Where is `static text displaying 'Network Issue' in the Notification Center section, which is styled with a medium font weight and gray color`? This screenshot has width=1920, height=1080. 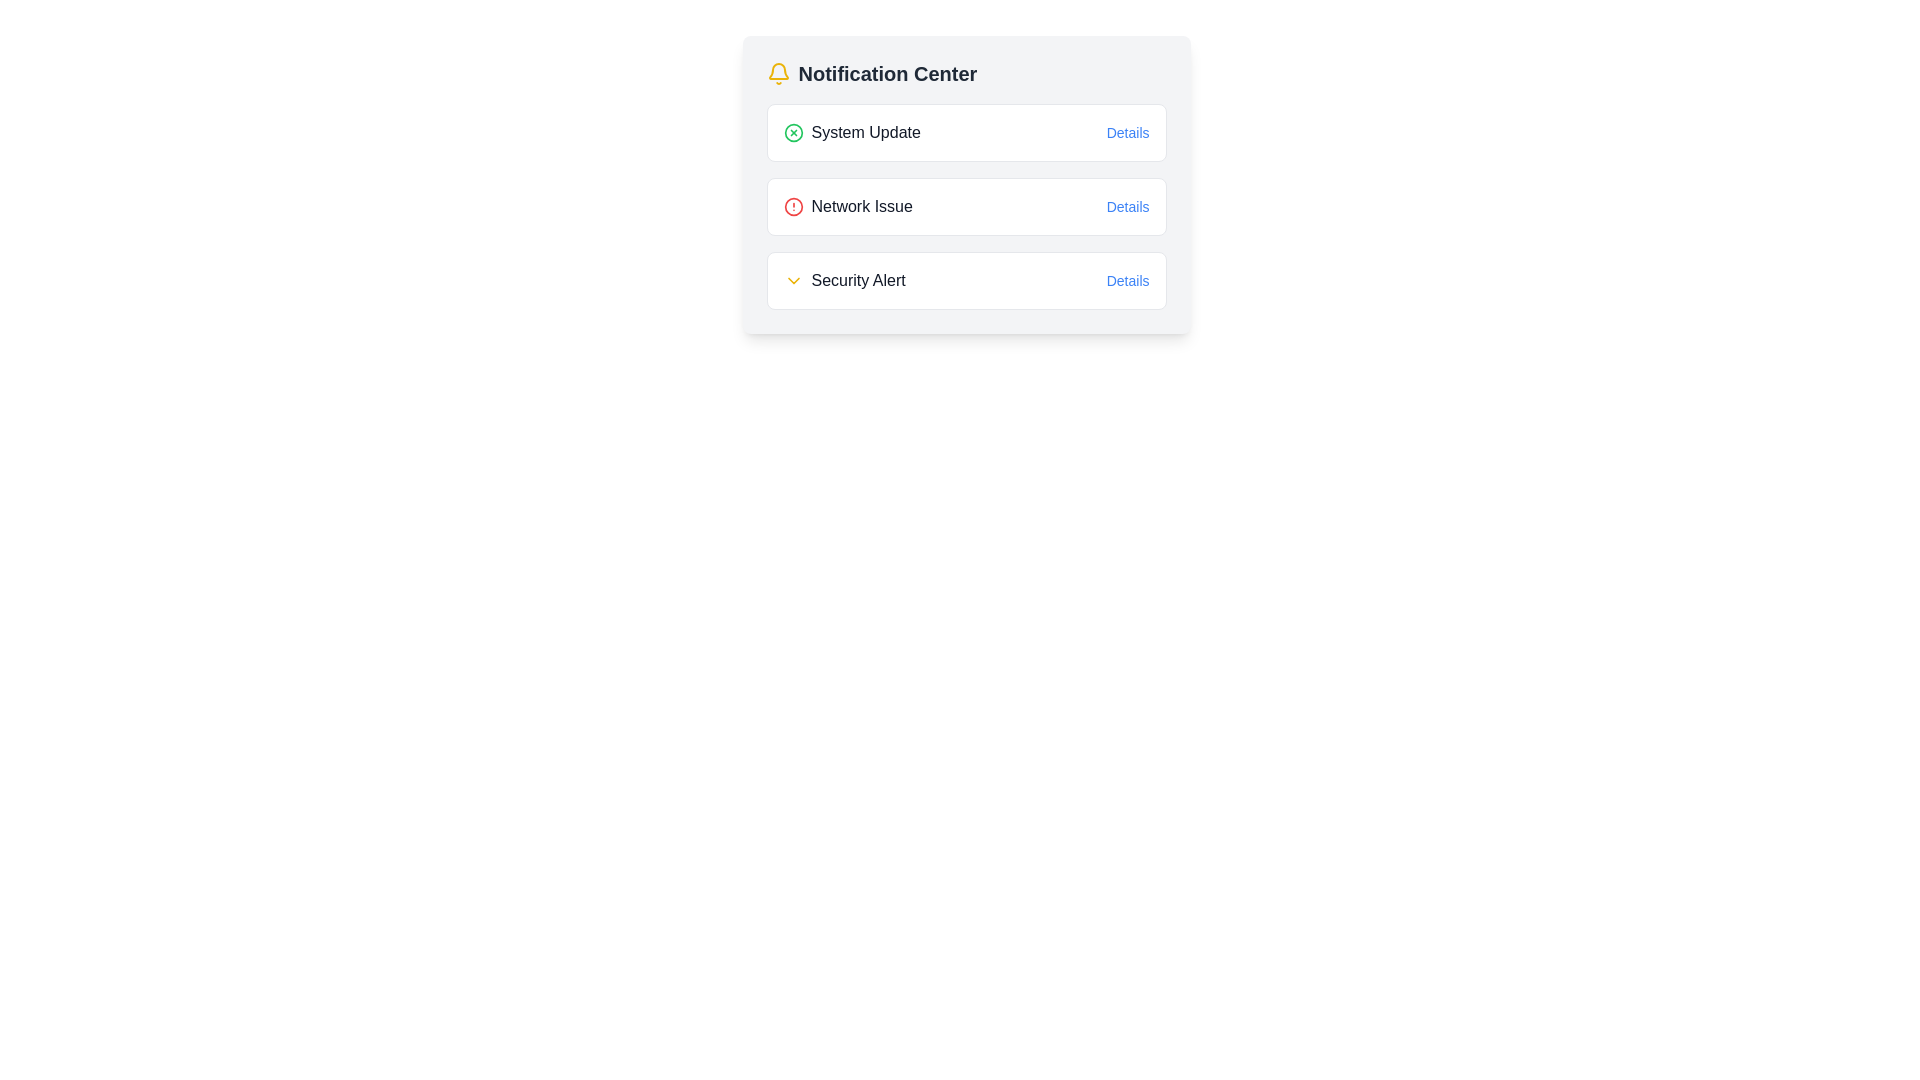 static text displaying 'Network Issue' in the Notification Center section, which is styled with a medium font weight and gray color is located at coordinates (862, 207).